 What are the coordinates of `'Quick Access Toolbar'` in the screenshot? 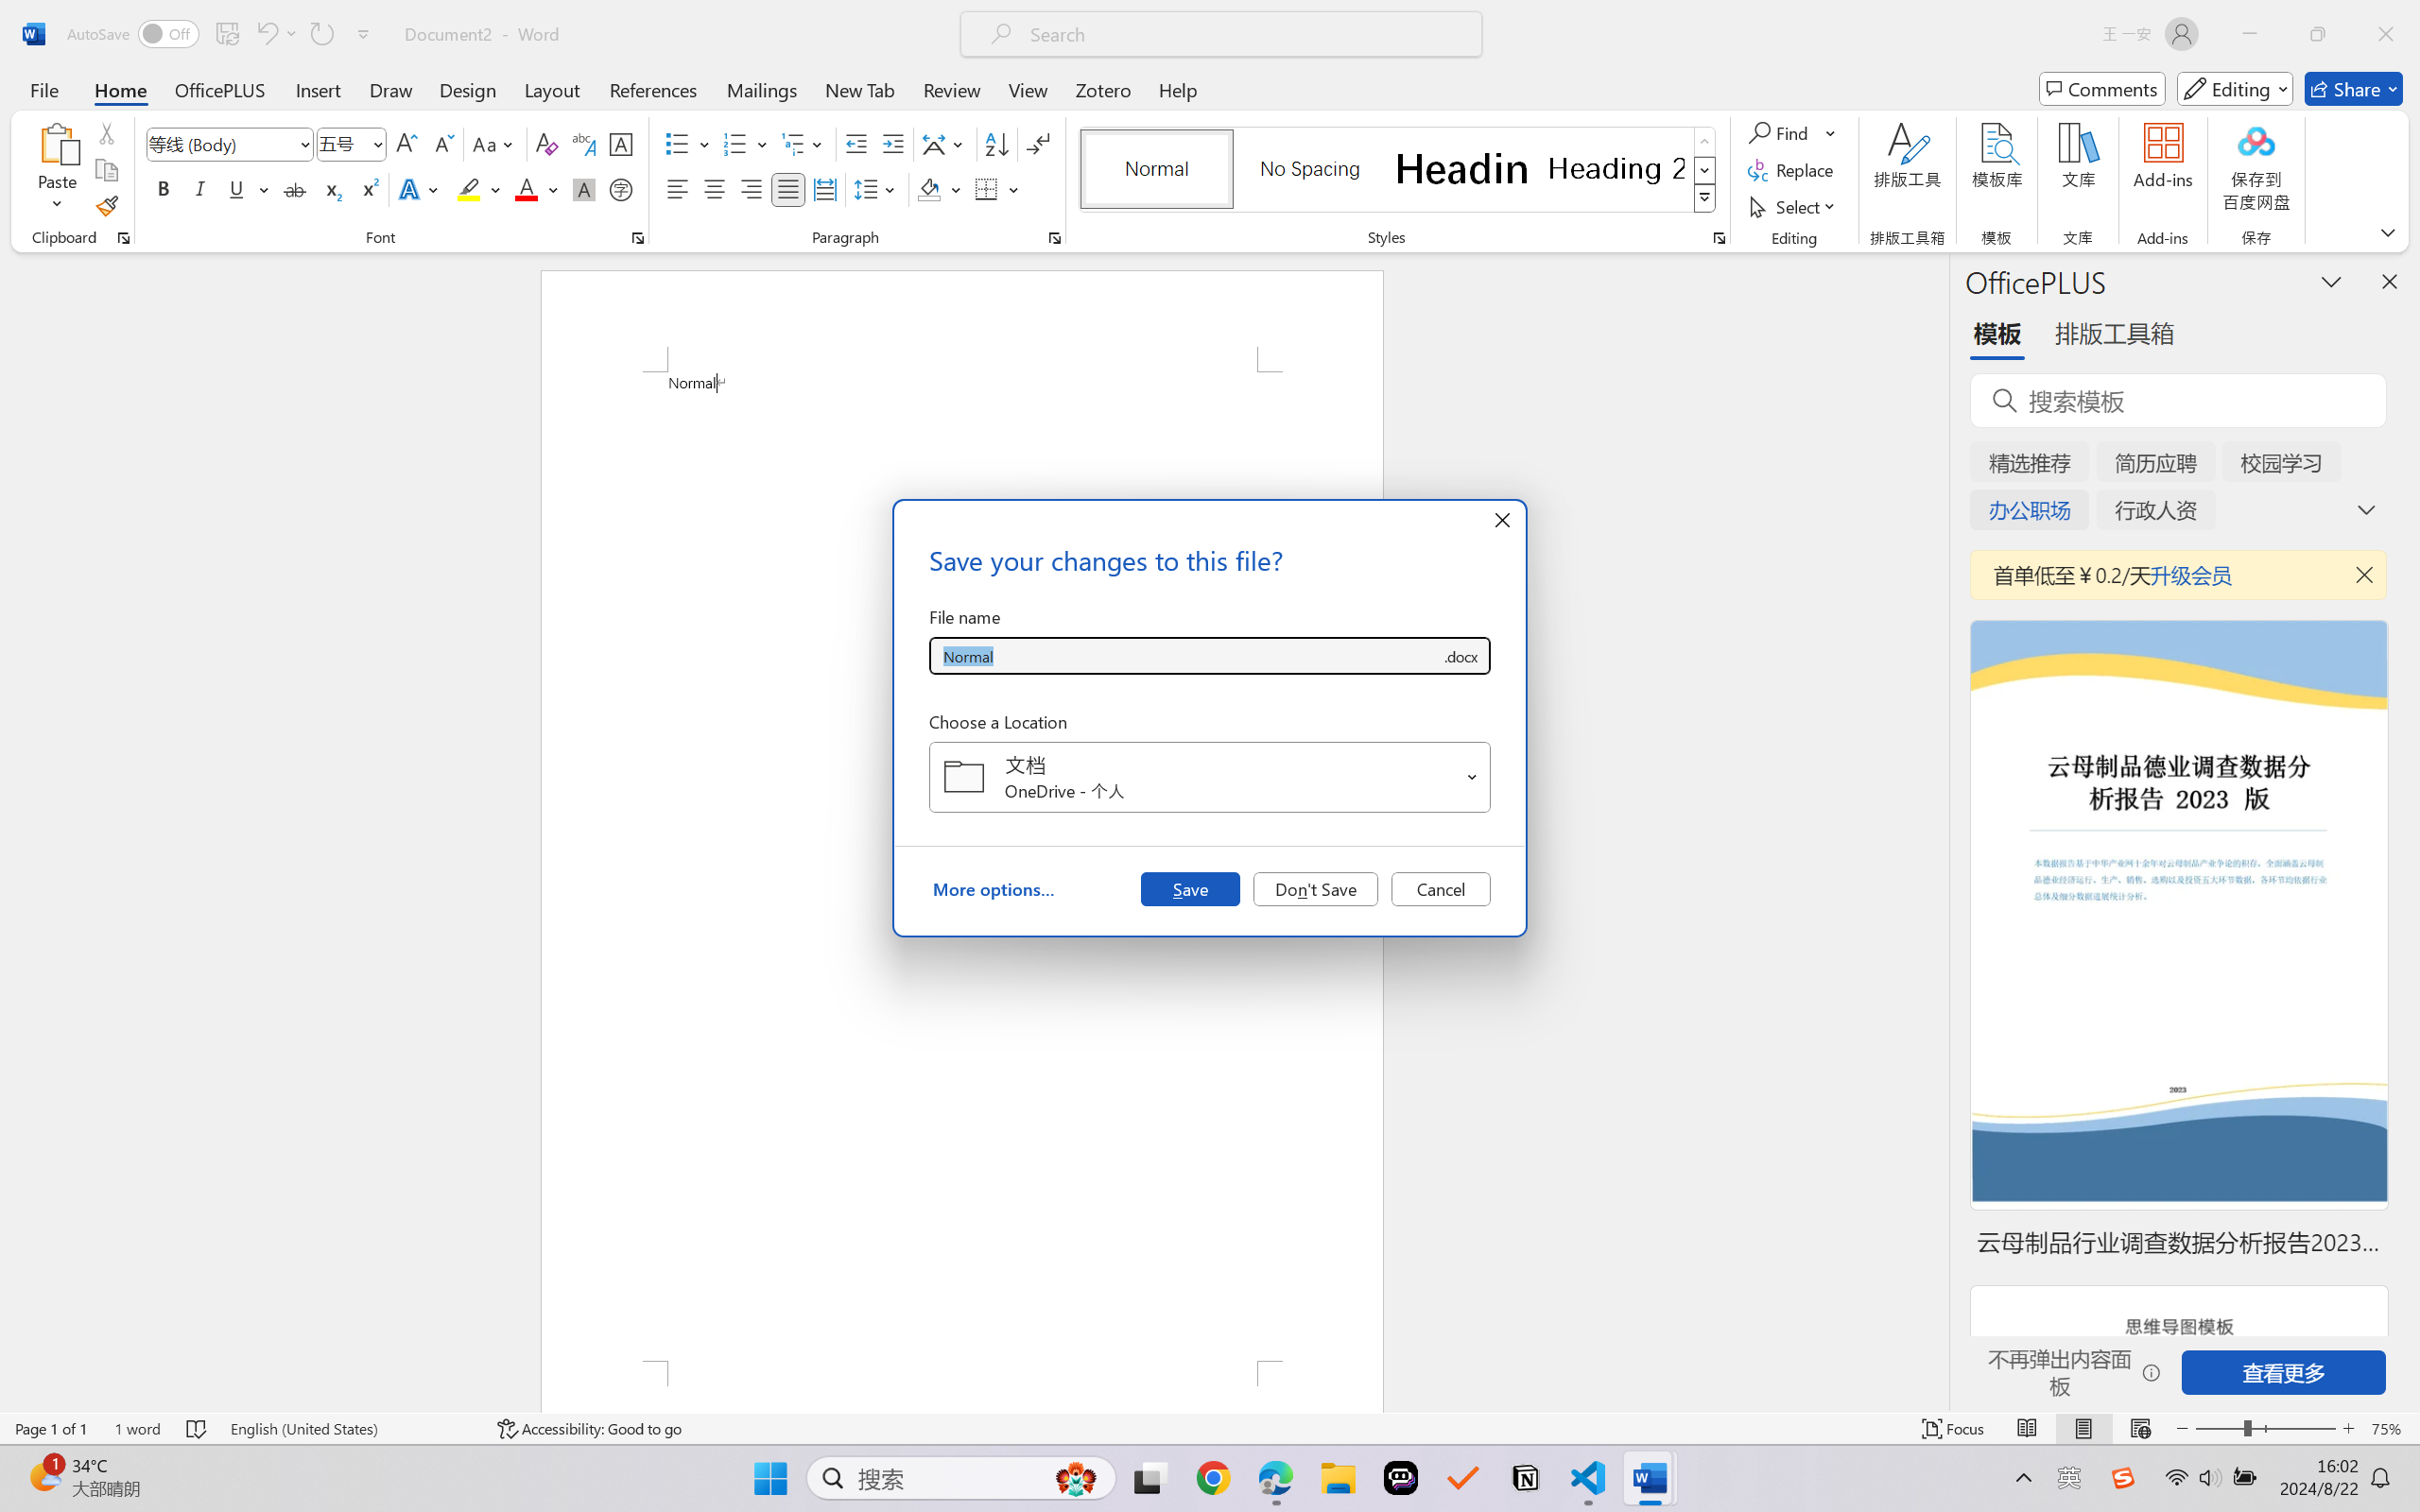 It's located at (222, 33).